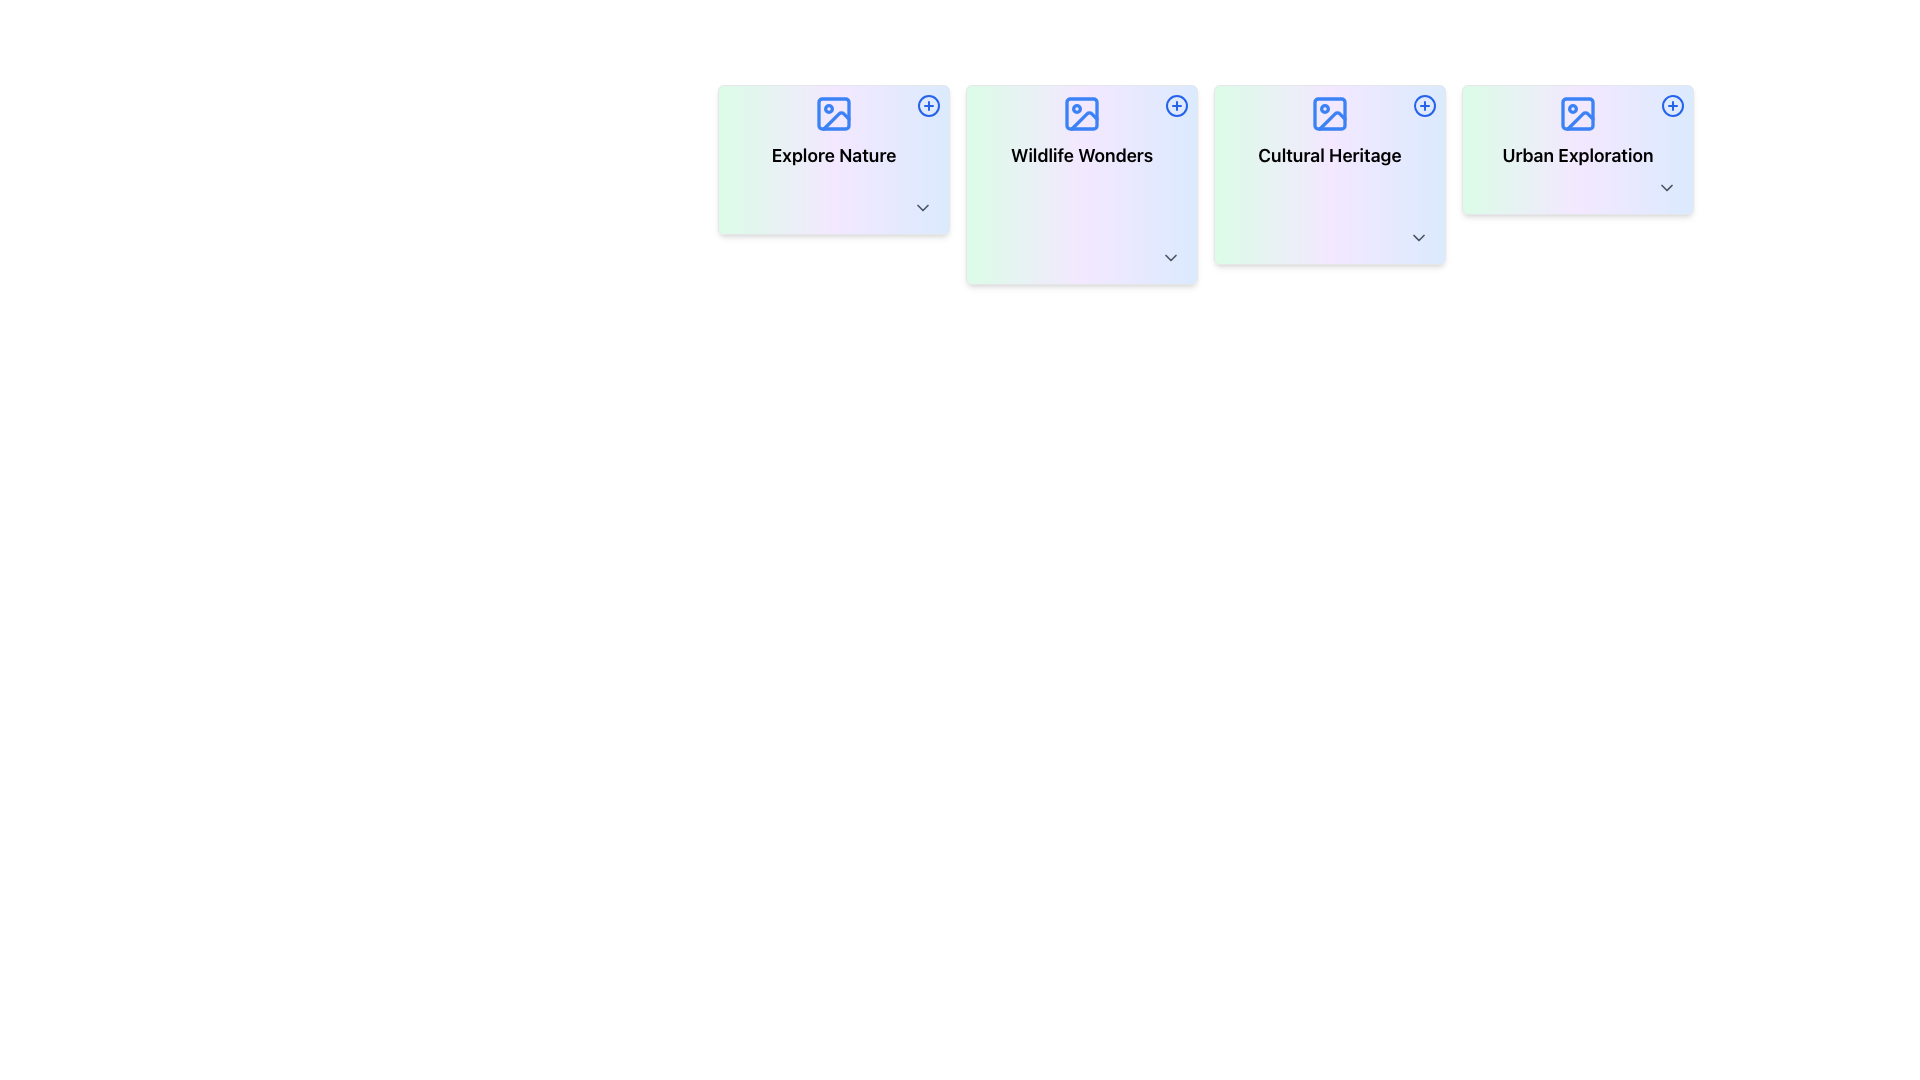  I want to click on the card component titled 'Wildlife Wonders' which features a gradient background and interactive icons, located in the grid layout as the second card from the left, so click(1080, 185).